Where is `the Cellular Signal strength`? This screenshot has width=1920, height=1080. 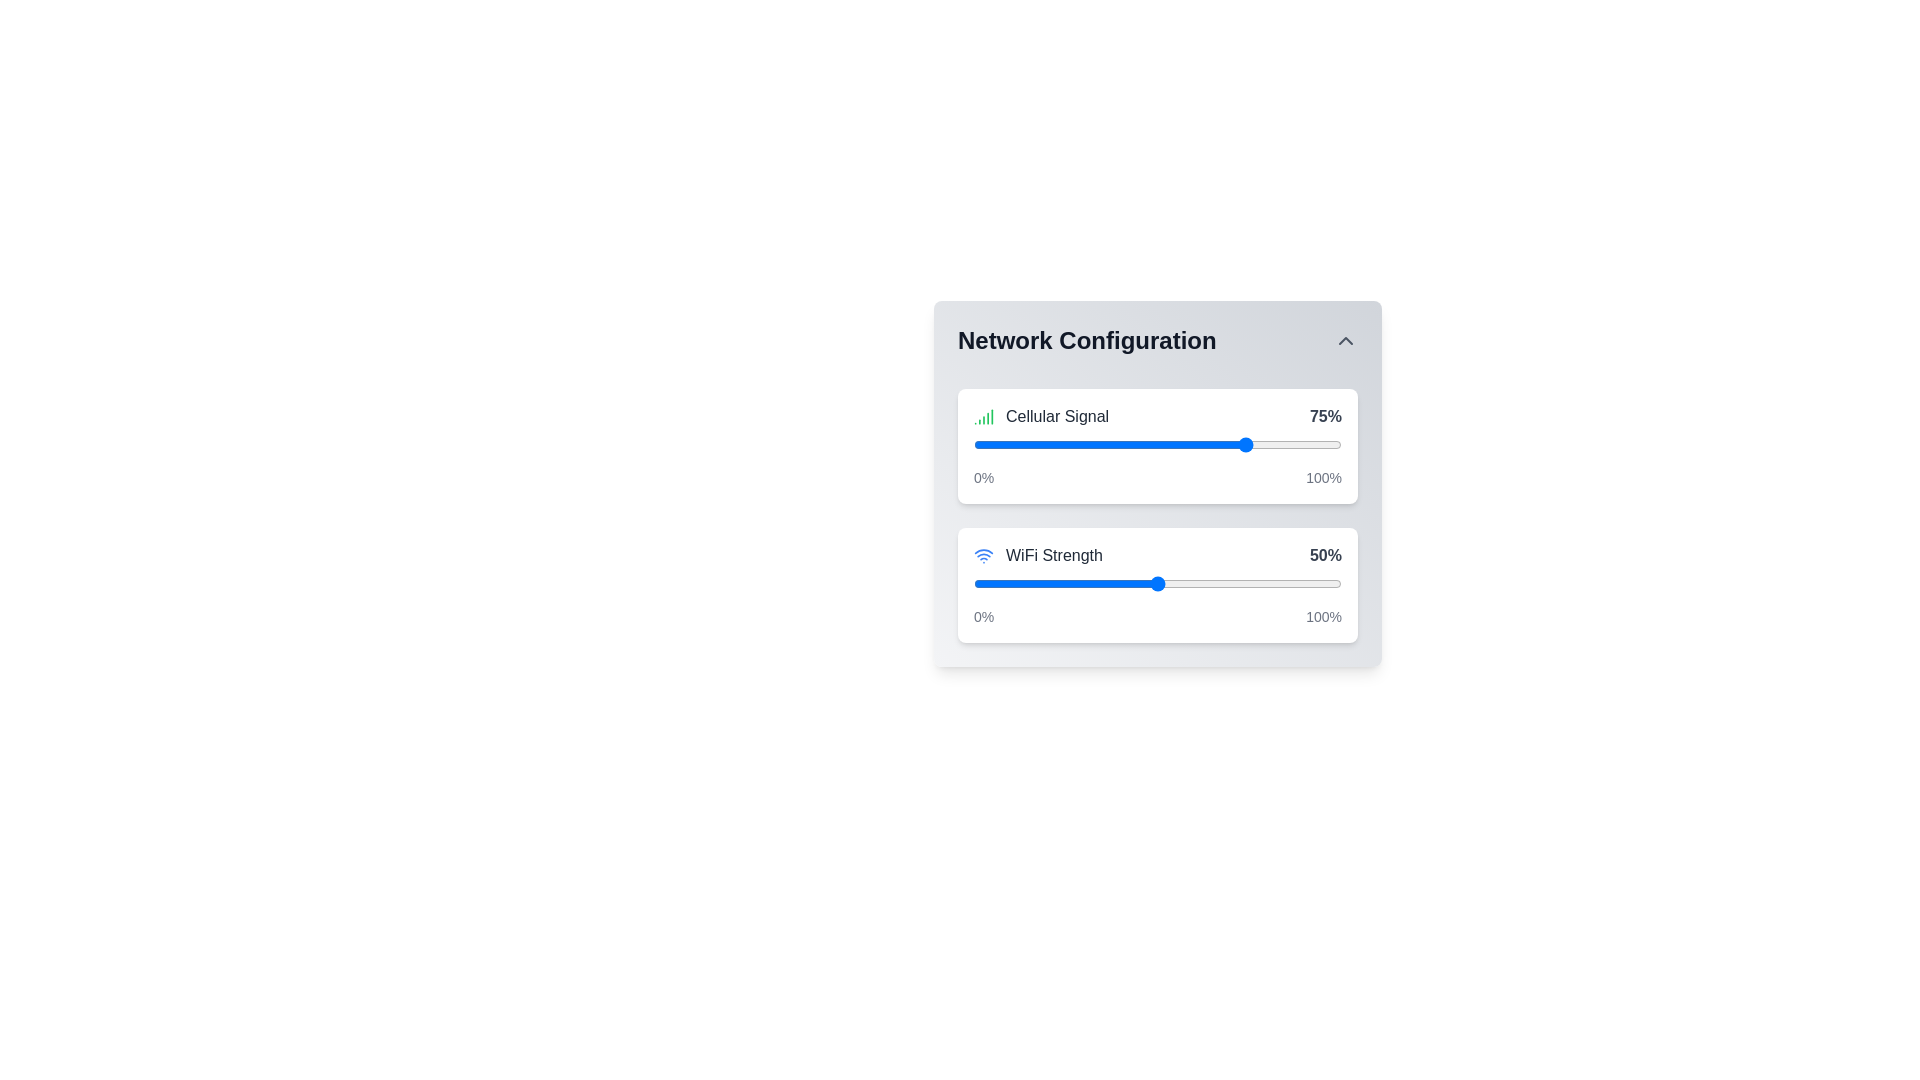
the Cellular Signal strength is located at coordinates (1312, 443).